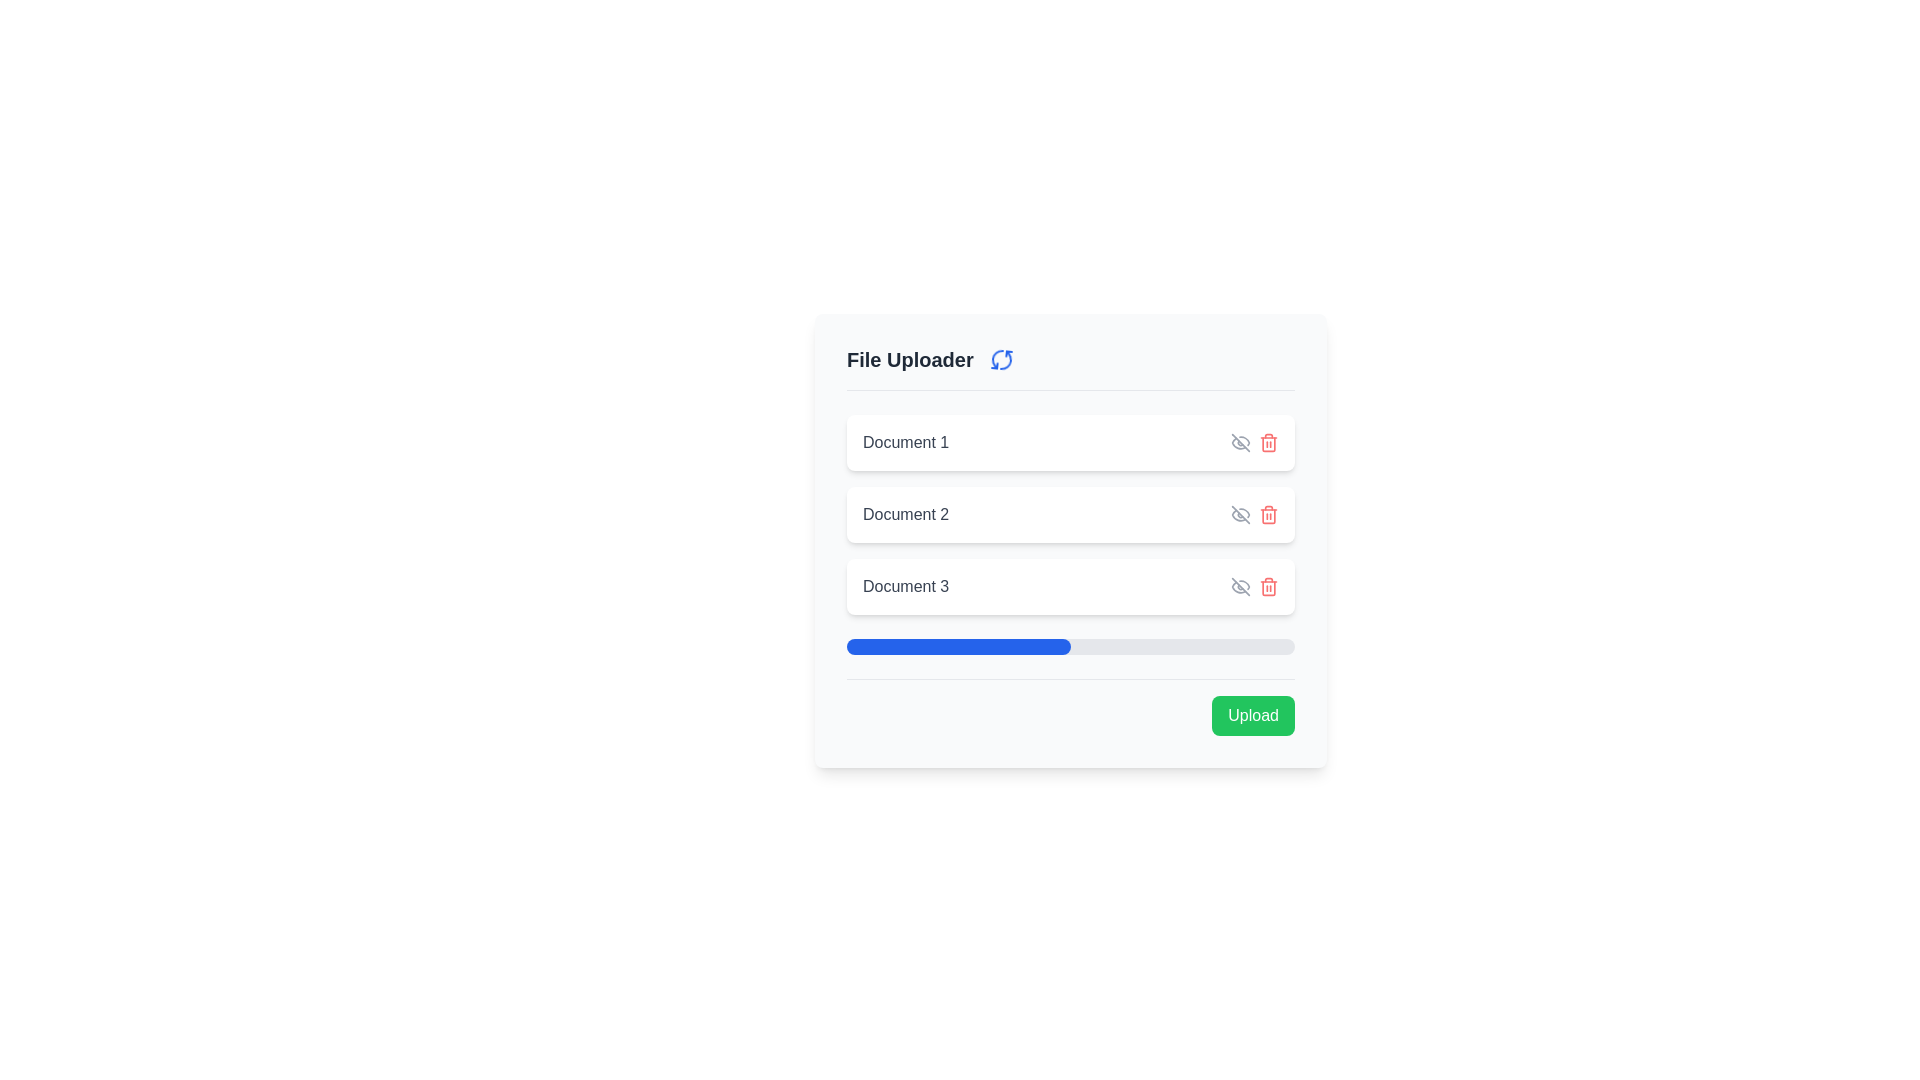 The image size is (1920, 1080). Describe the element at coordinates (1267, 585) in the screenshot. I see `the delete icon for 'Document 3', which is the second icon from the right in the action buttons segment of its row` at that location.